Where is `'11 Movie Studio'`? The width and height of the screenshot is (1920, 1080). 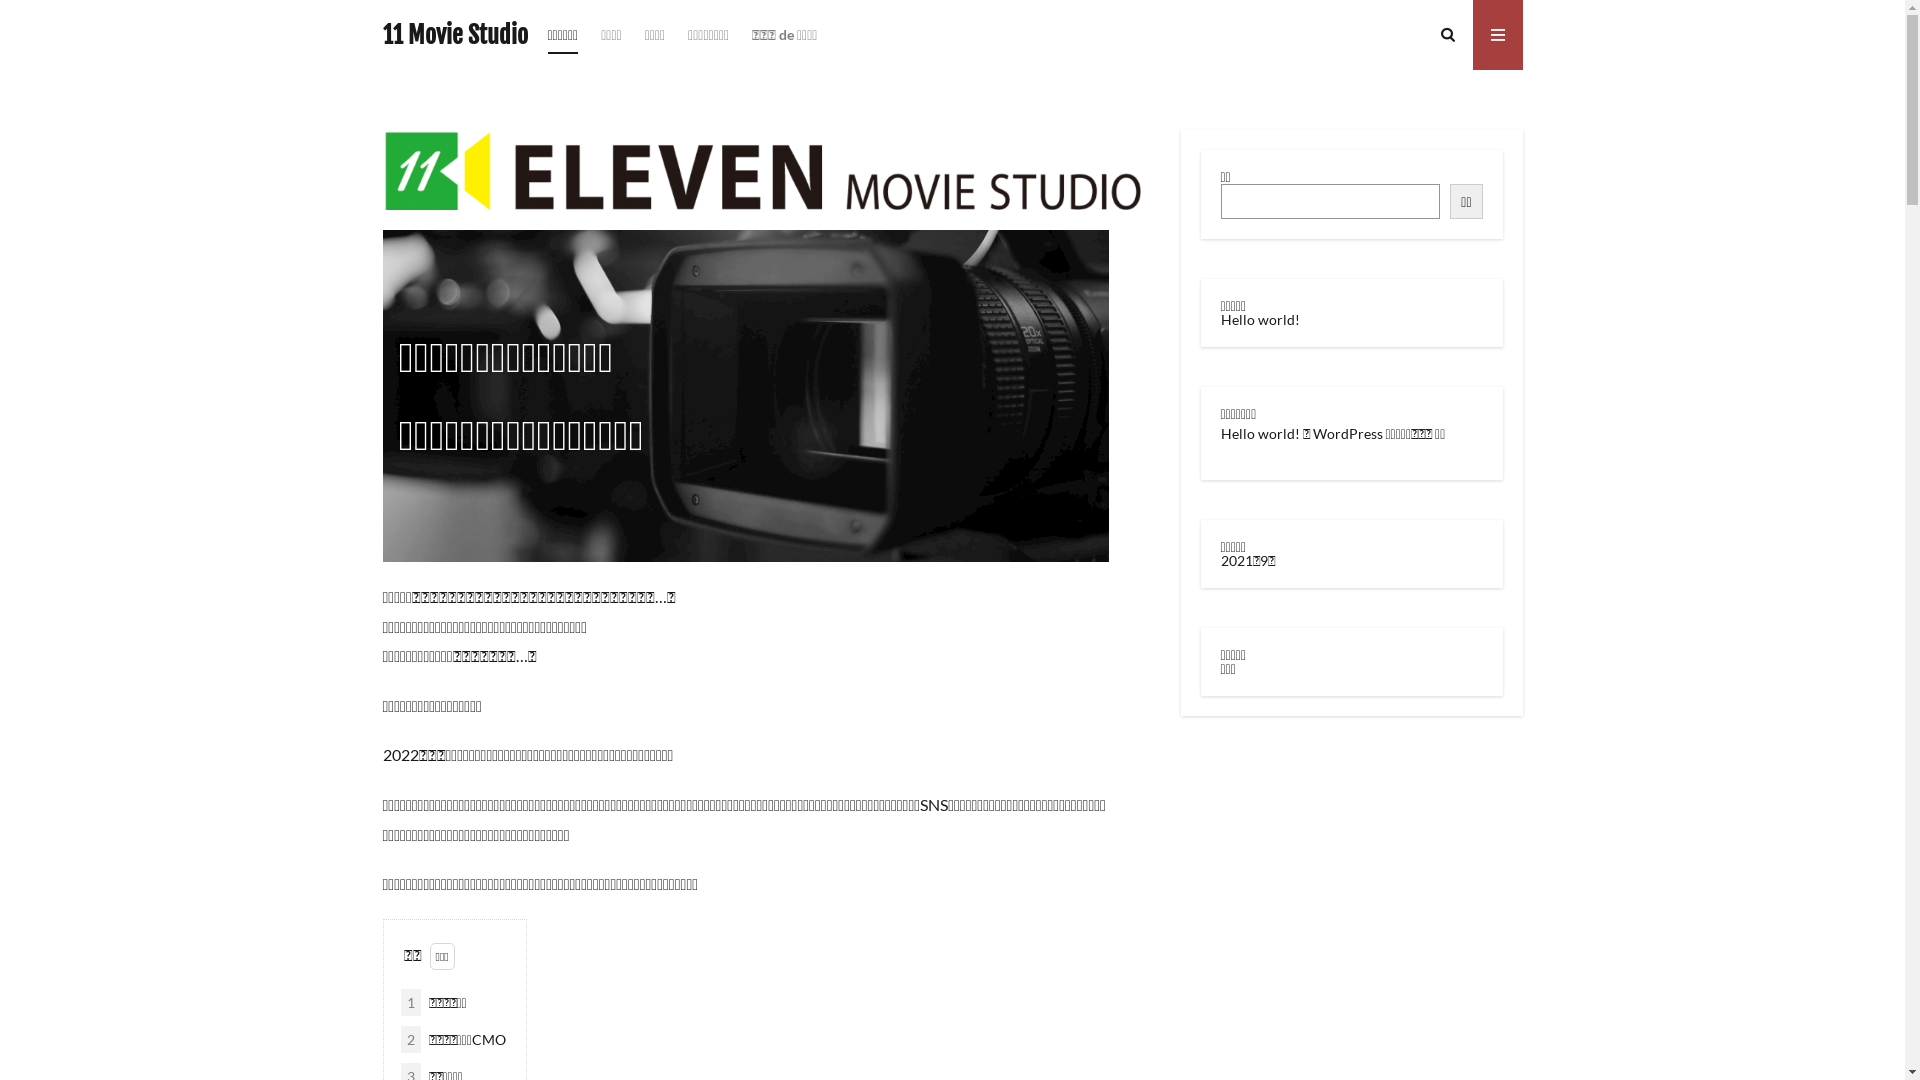 '11 Movie Studio' is located at coordinates (453, 34).